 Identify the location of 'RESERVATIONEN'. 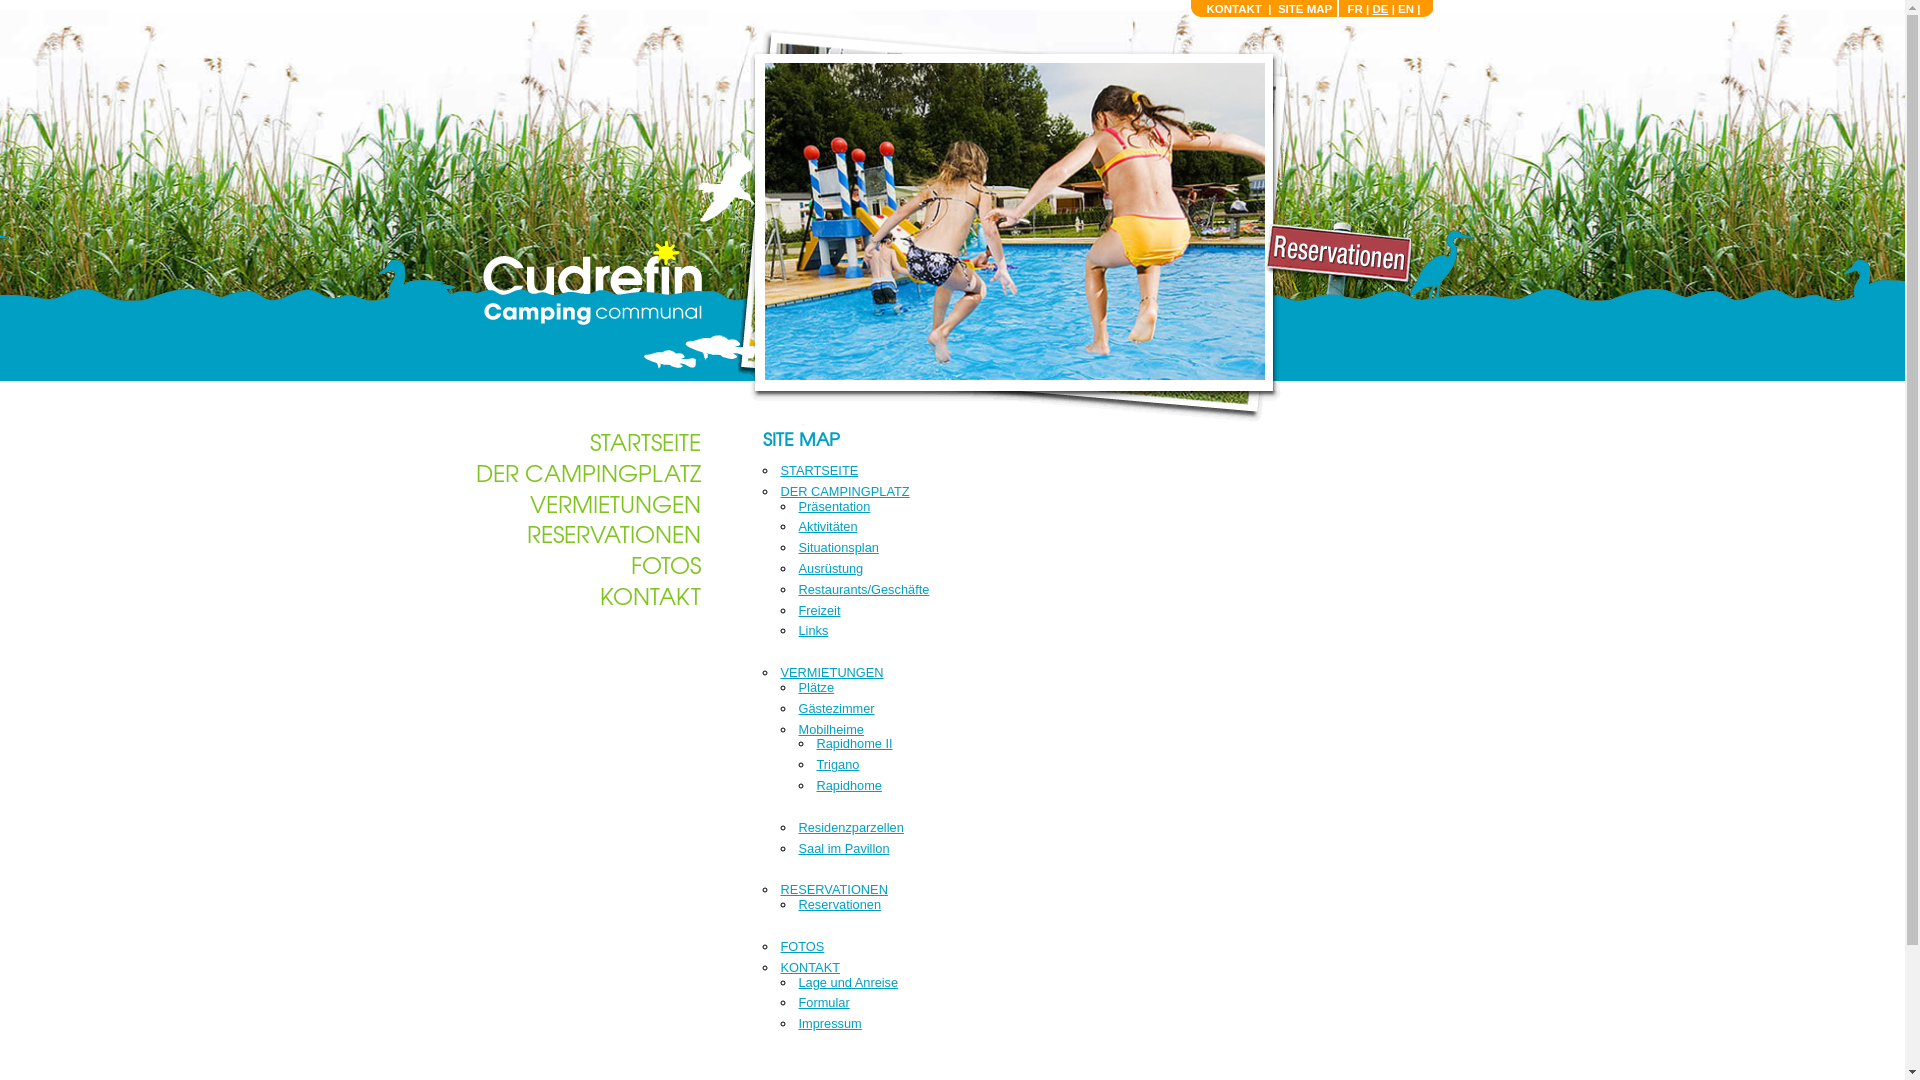
(612, 531).